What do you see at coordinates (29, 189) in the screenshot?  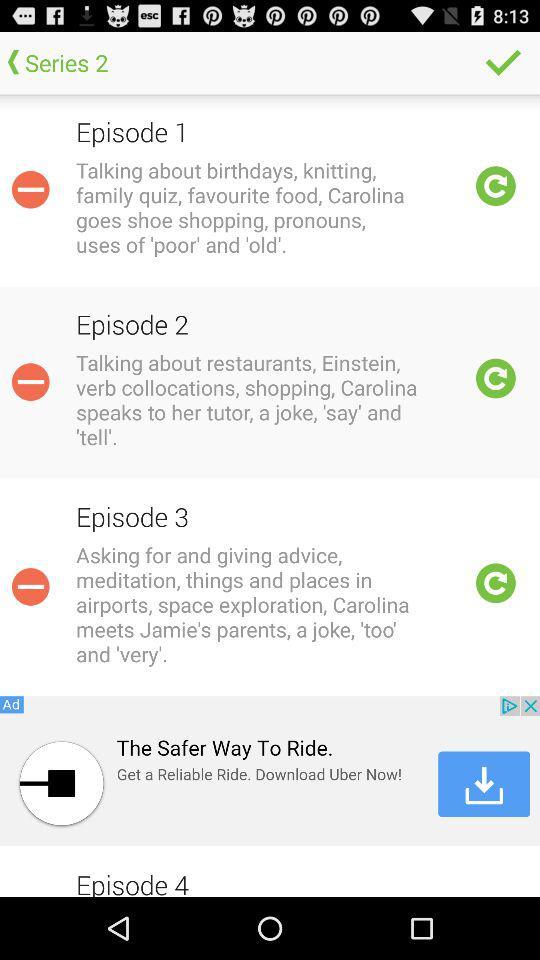 I see `delete episode` at bounding box center [29, 189].